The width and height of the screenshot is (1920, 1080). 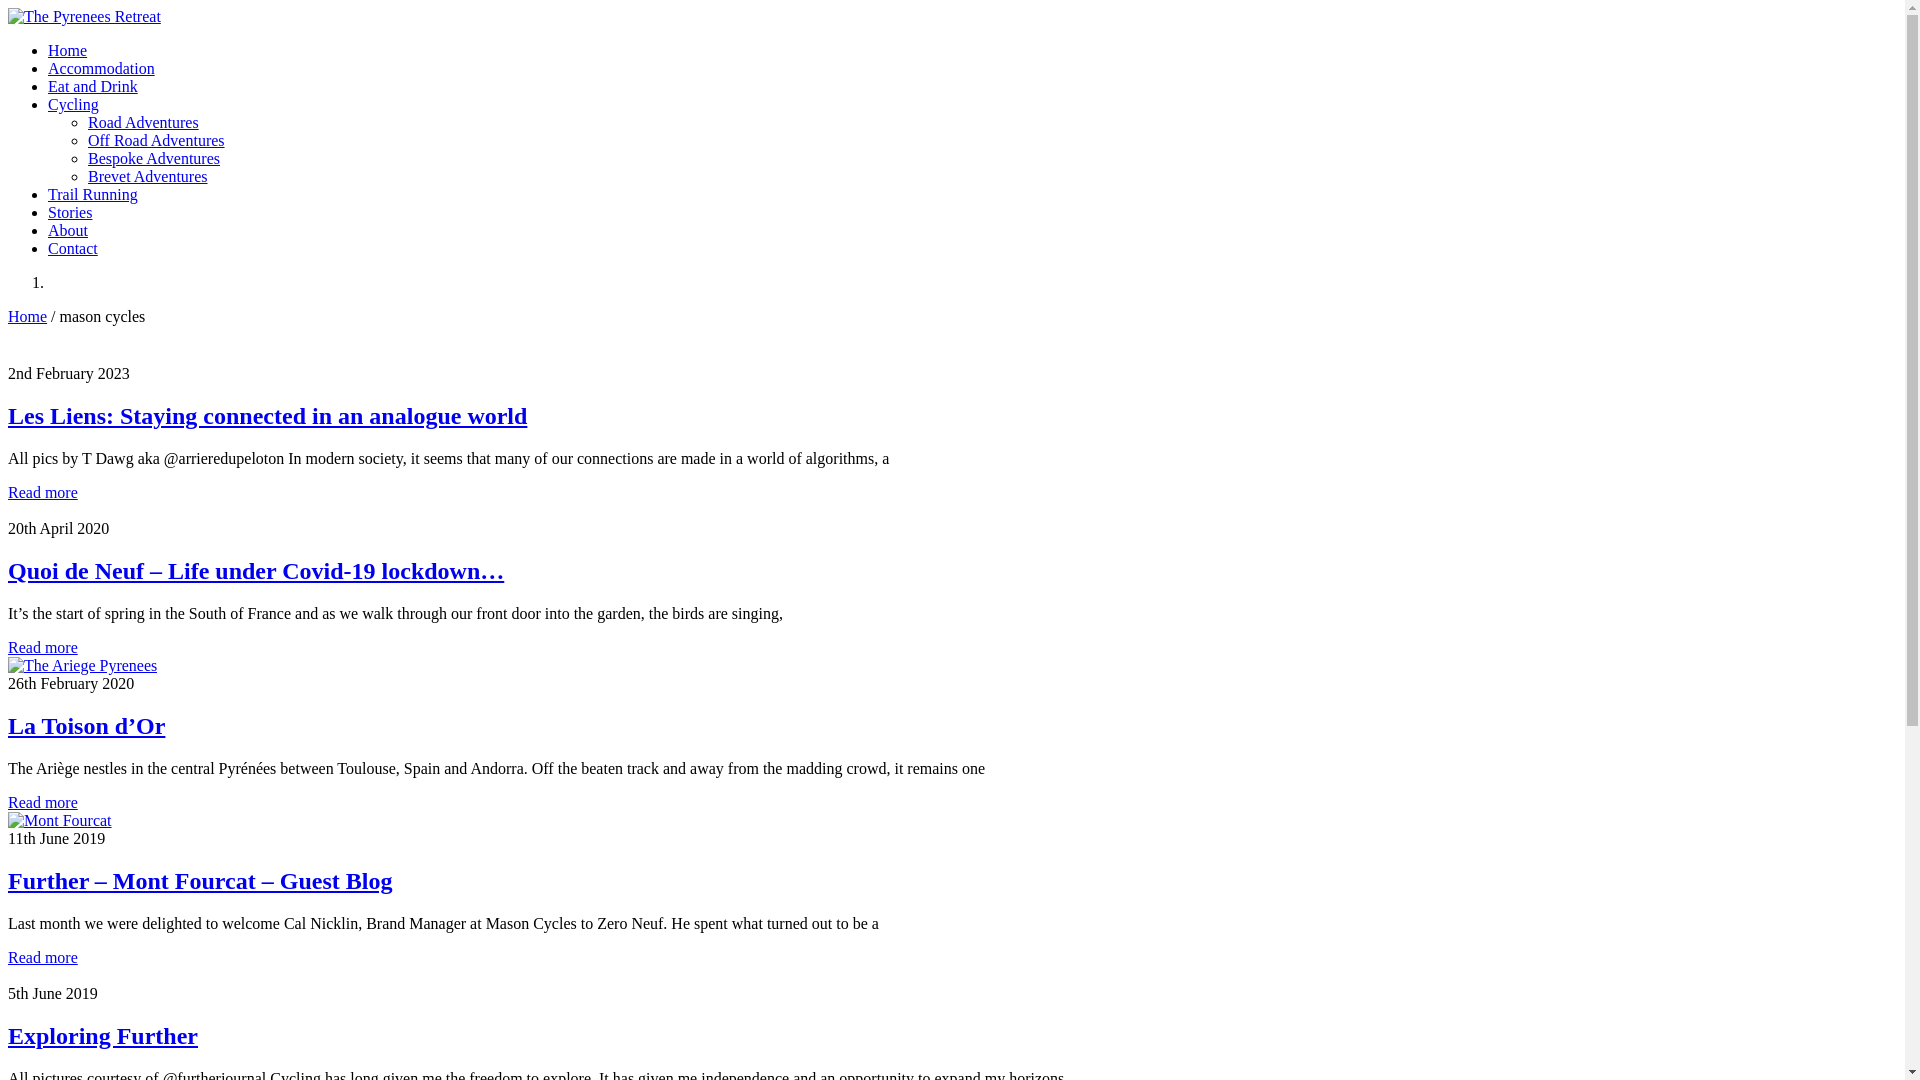 What do you see at coordinates (43, 647) in the screenshot?
I see `'Read more'` at bounding box center [43, 647].